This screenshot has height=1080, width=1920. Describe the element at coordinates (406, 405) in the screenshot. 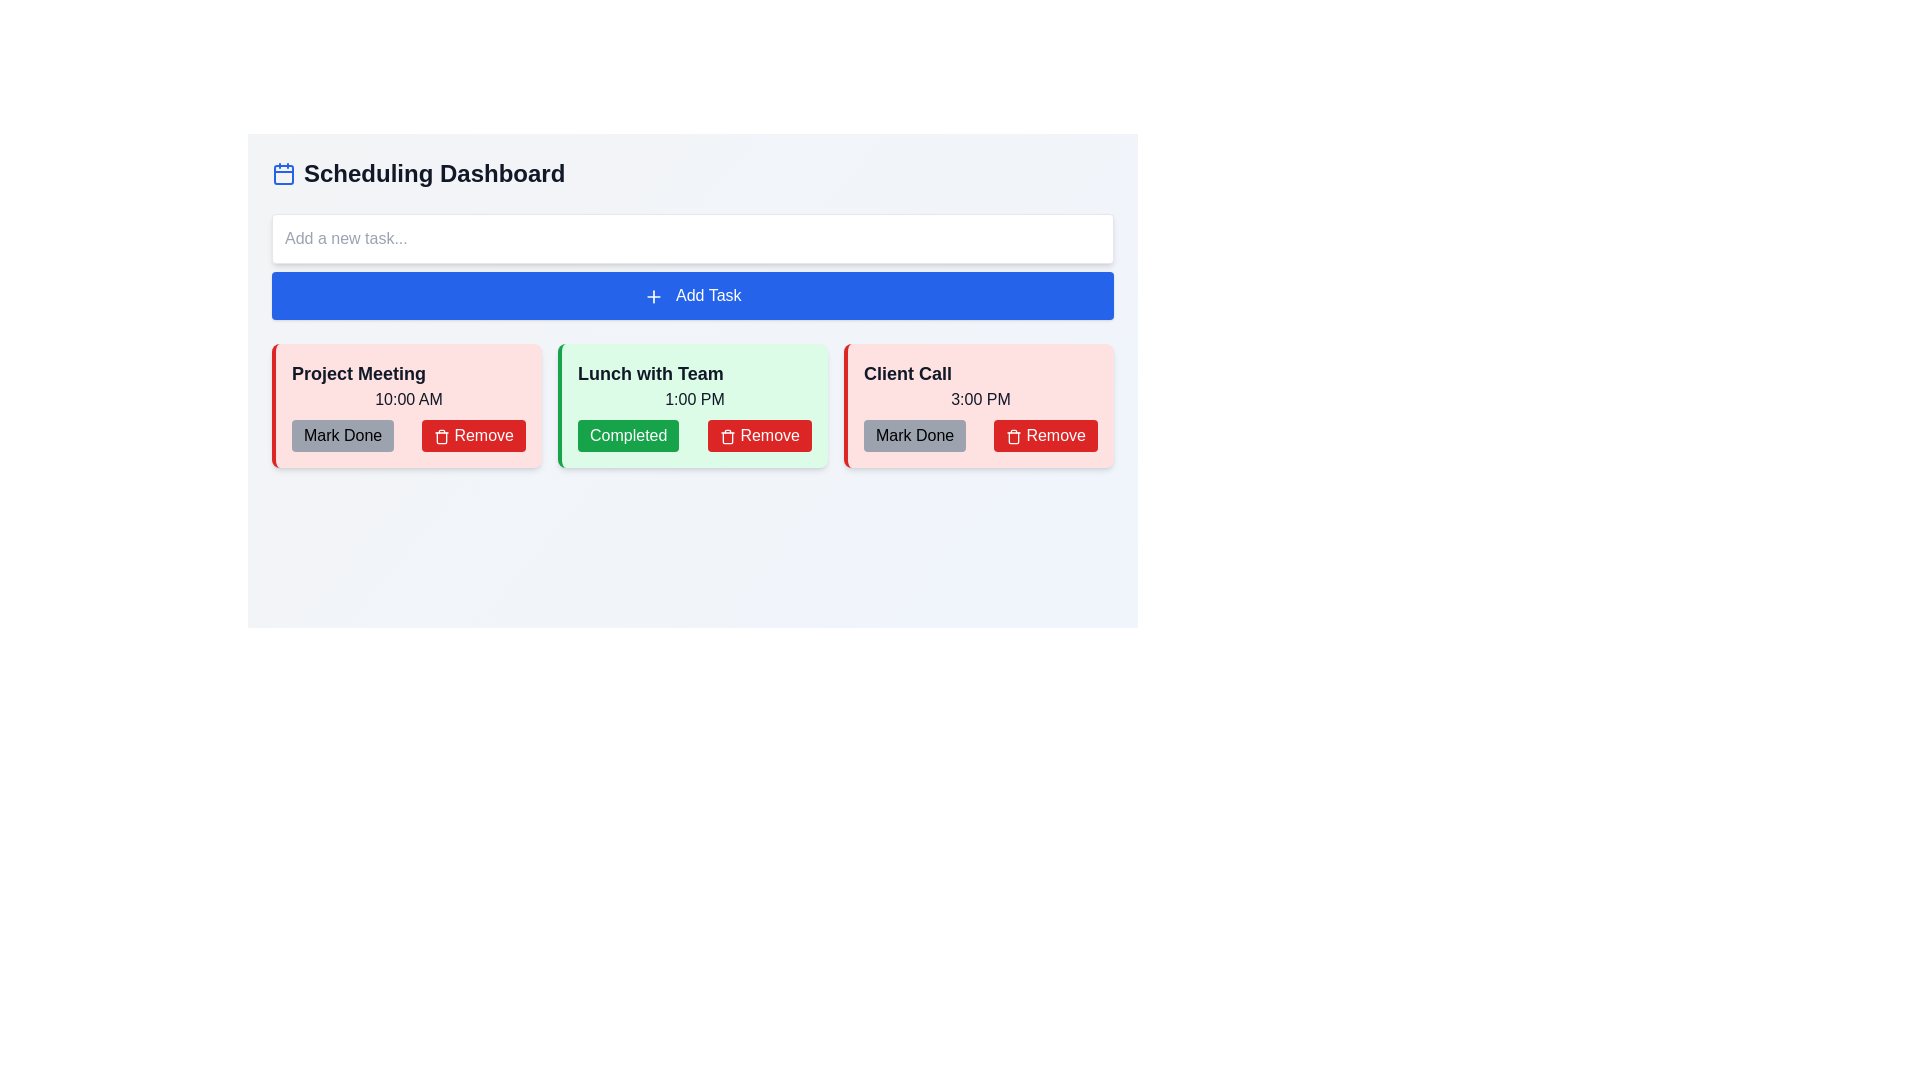

I see `the 'Mark Done' button on the first Task card in the grid layout to mark the task as completed` at that location.